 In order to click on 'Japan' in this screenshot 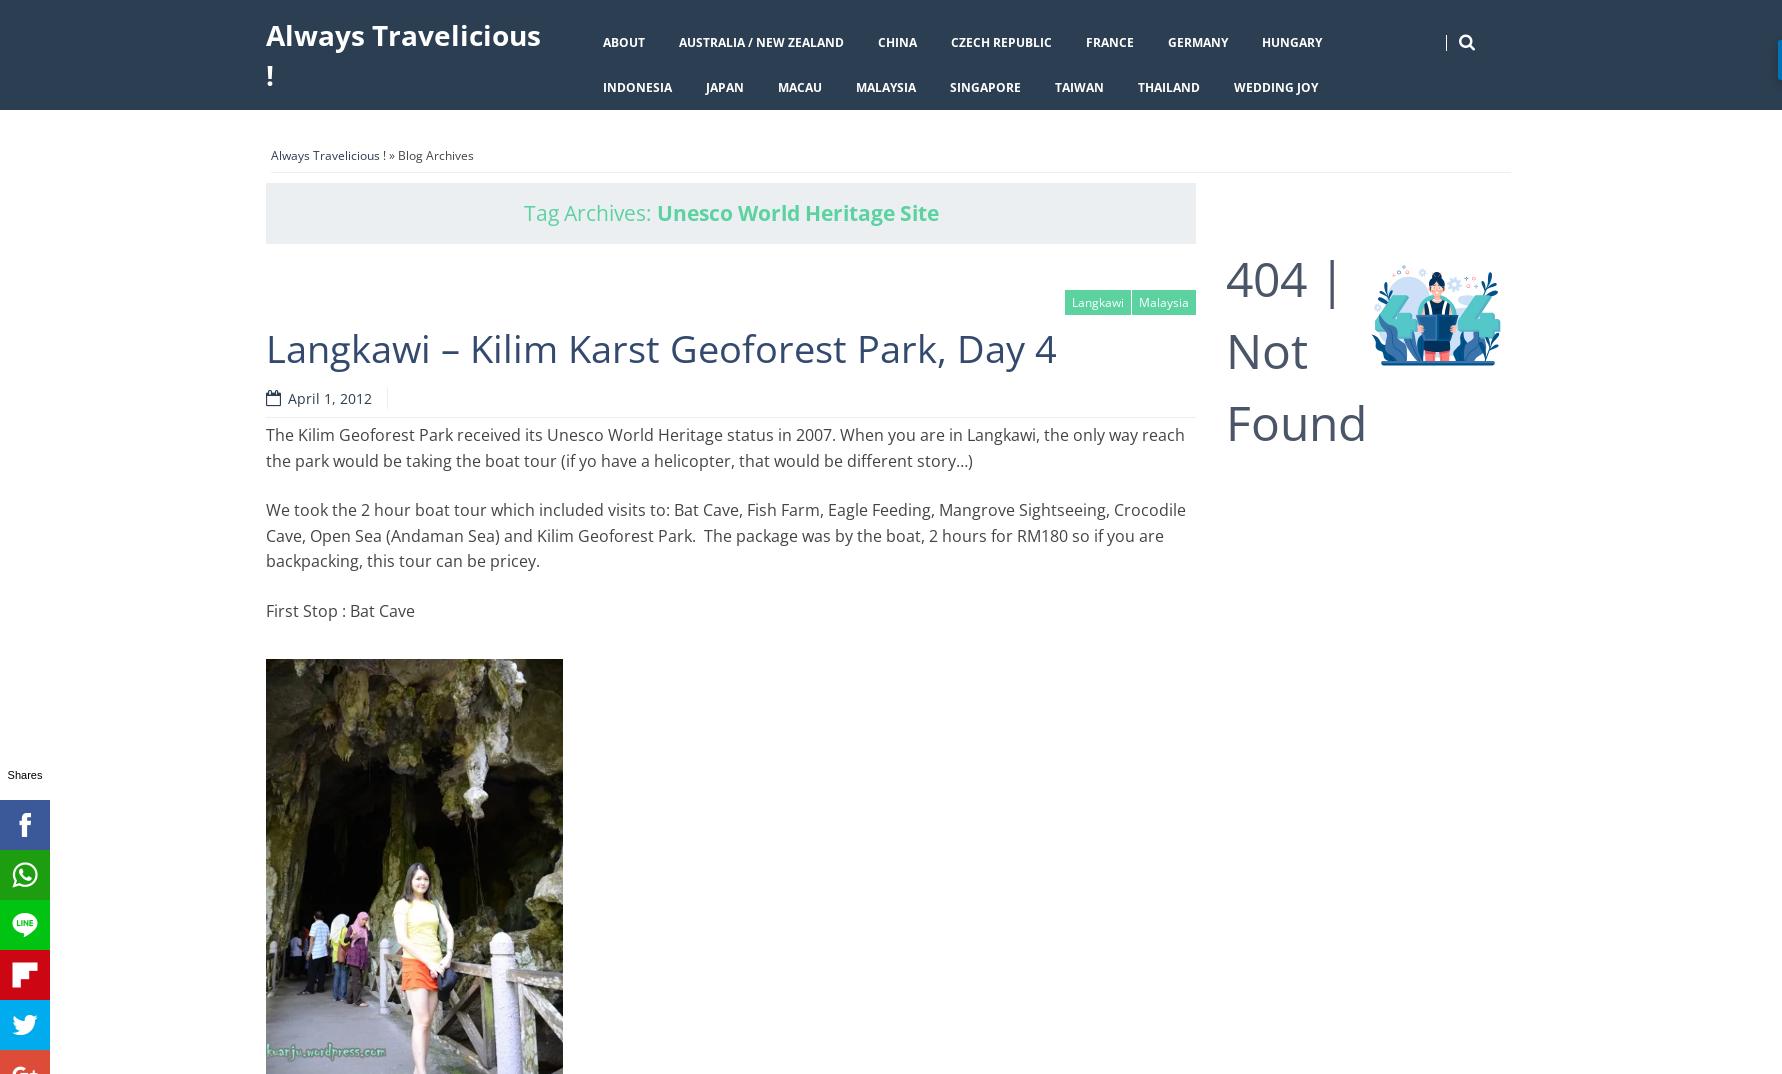, I will do `click(724, 86)`.